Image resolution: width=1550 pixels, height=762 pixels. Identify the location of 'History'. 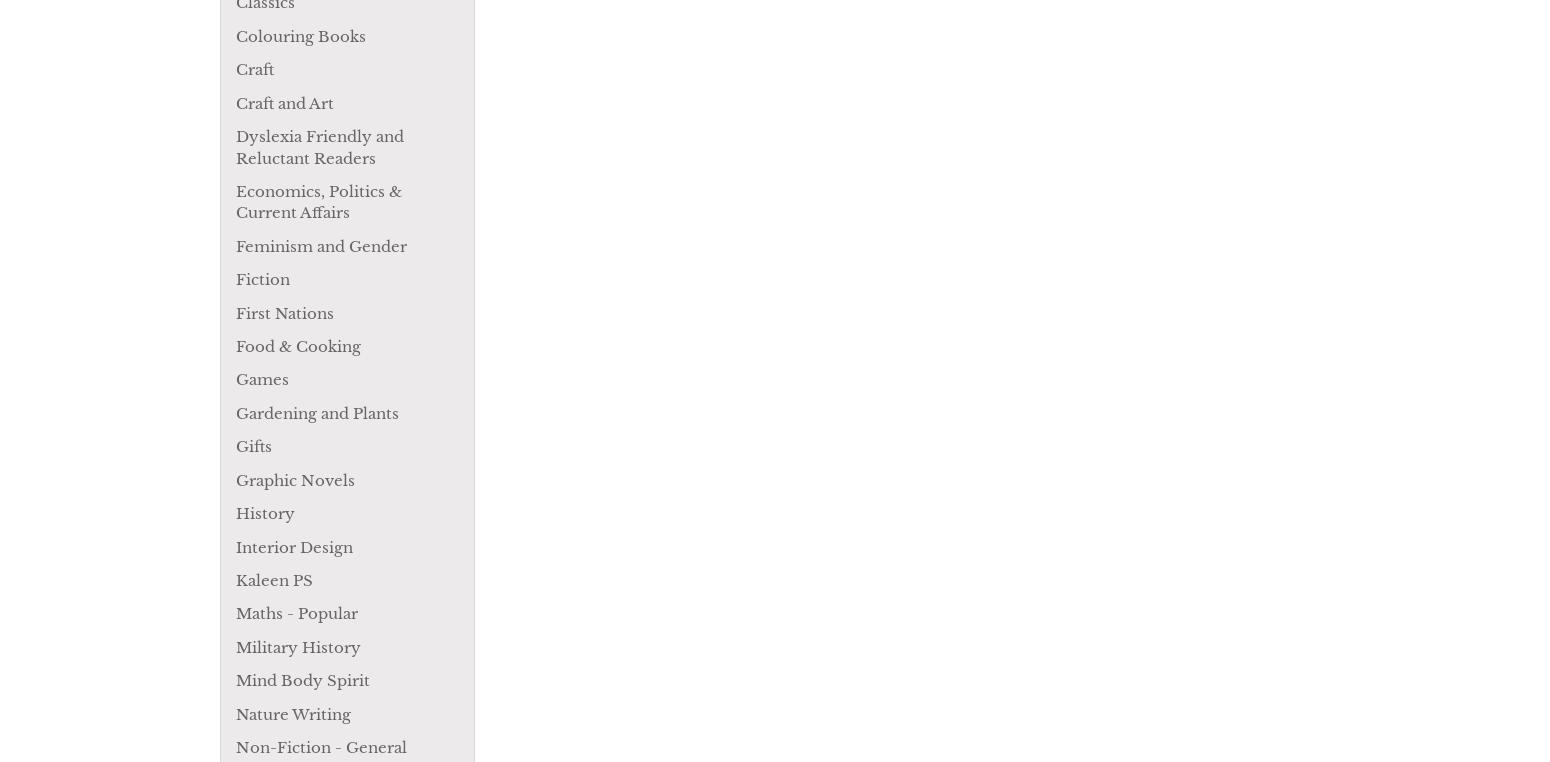
(265, 512).